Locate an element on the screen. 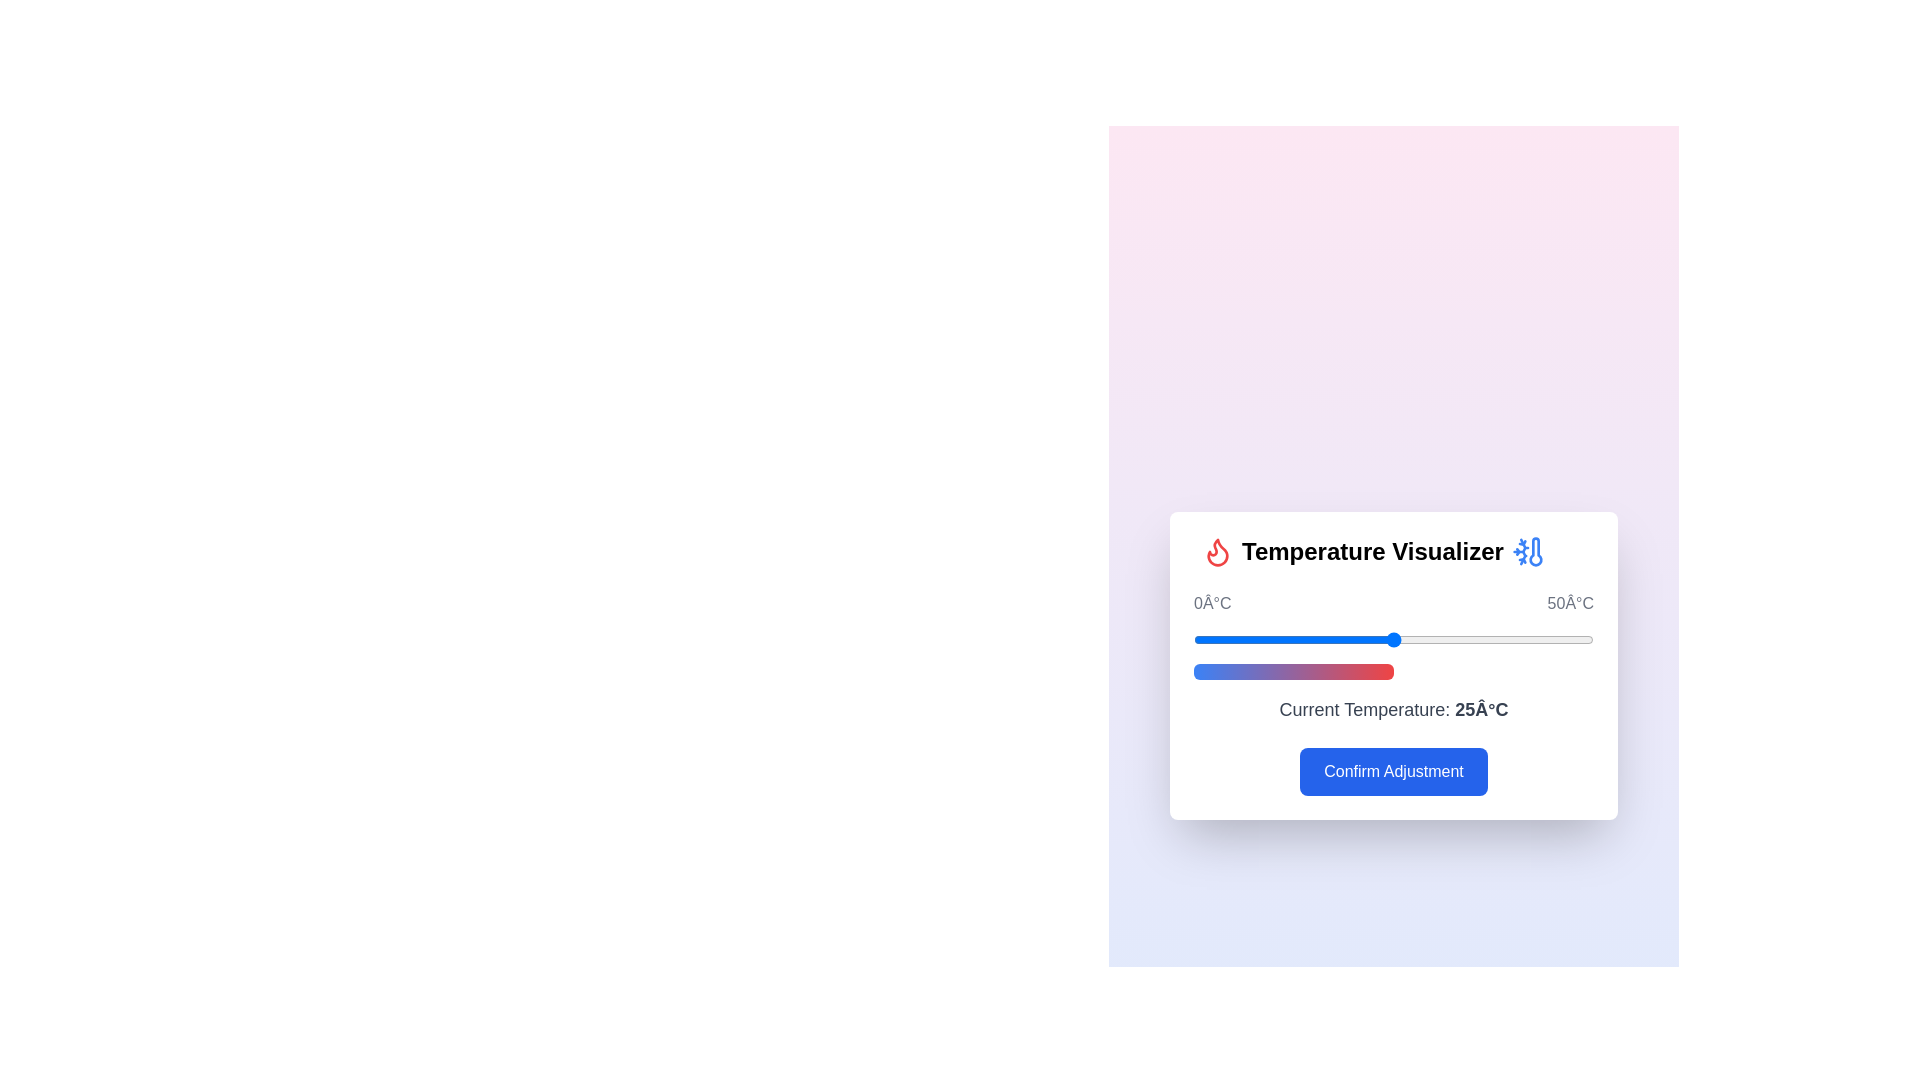  the temperature slider to 34°C to observe the visual feedback is located at coordinates (1465, 640).